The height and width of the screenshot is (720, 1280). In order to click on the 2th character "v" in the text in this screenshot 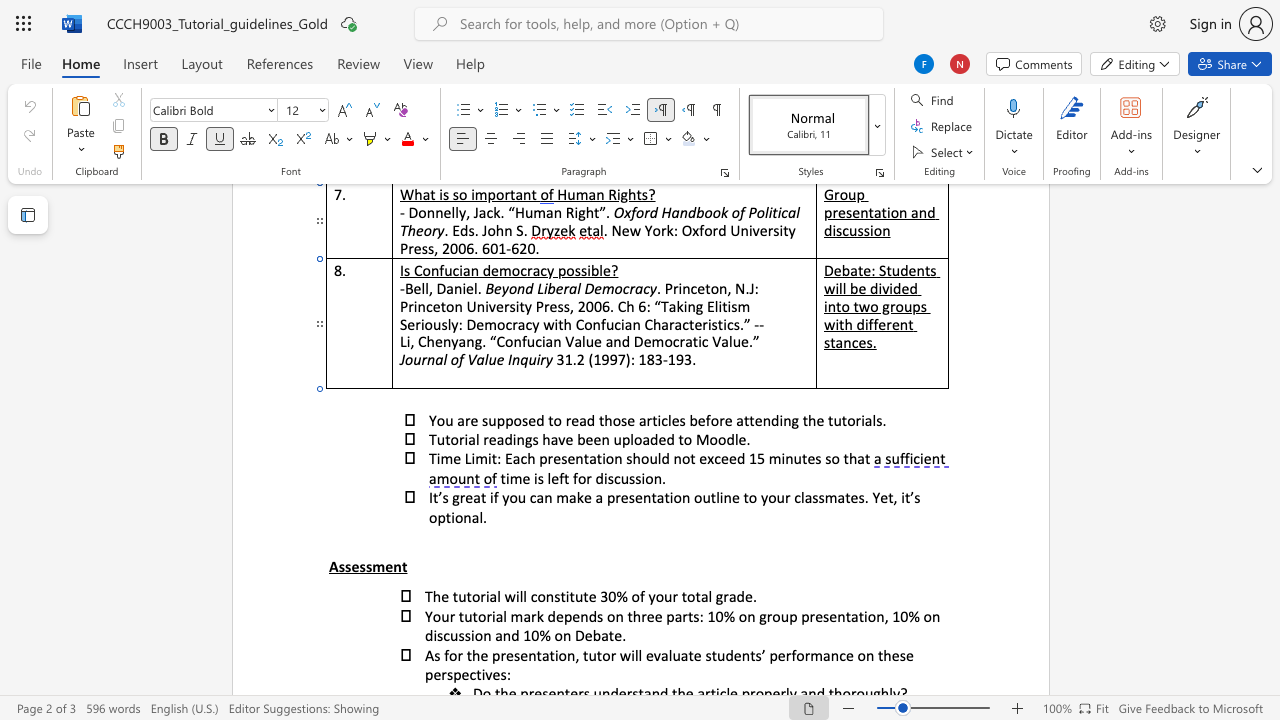, I will do `click(488, 674)`.